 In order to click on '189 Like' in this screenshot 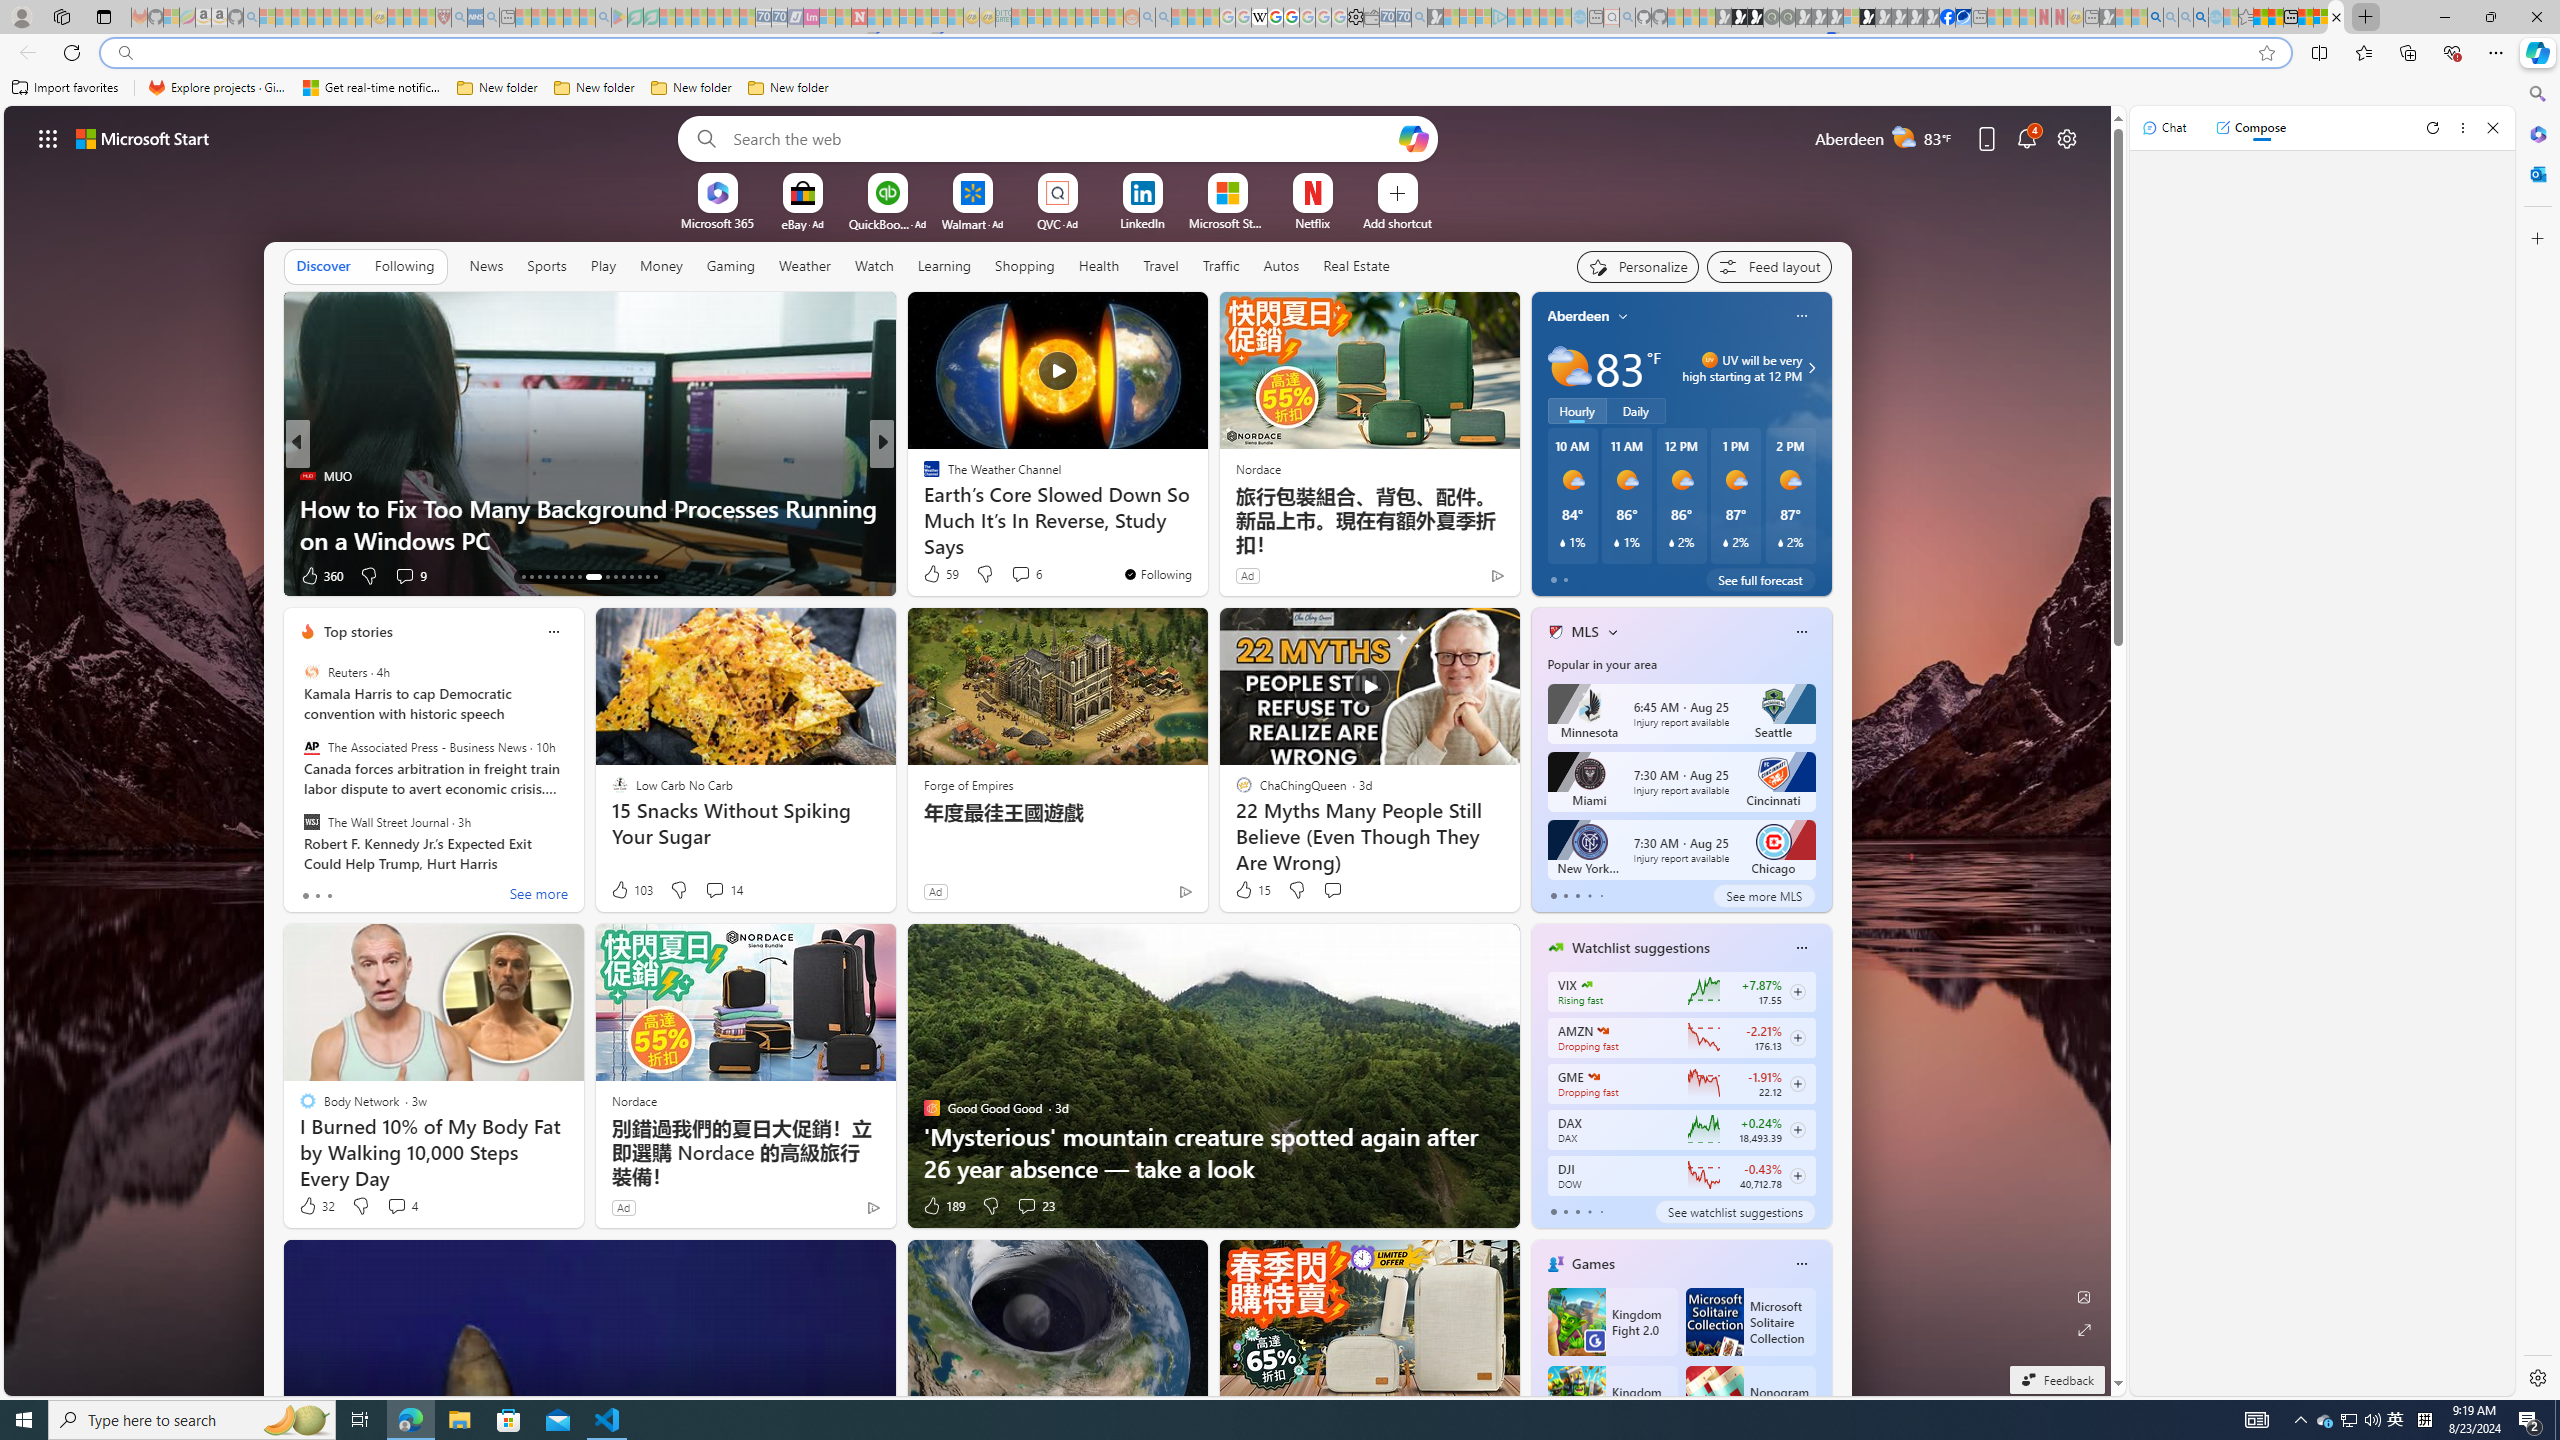, I will do `click(942, 1206)`.